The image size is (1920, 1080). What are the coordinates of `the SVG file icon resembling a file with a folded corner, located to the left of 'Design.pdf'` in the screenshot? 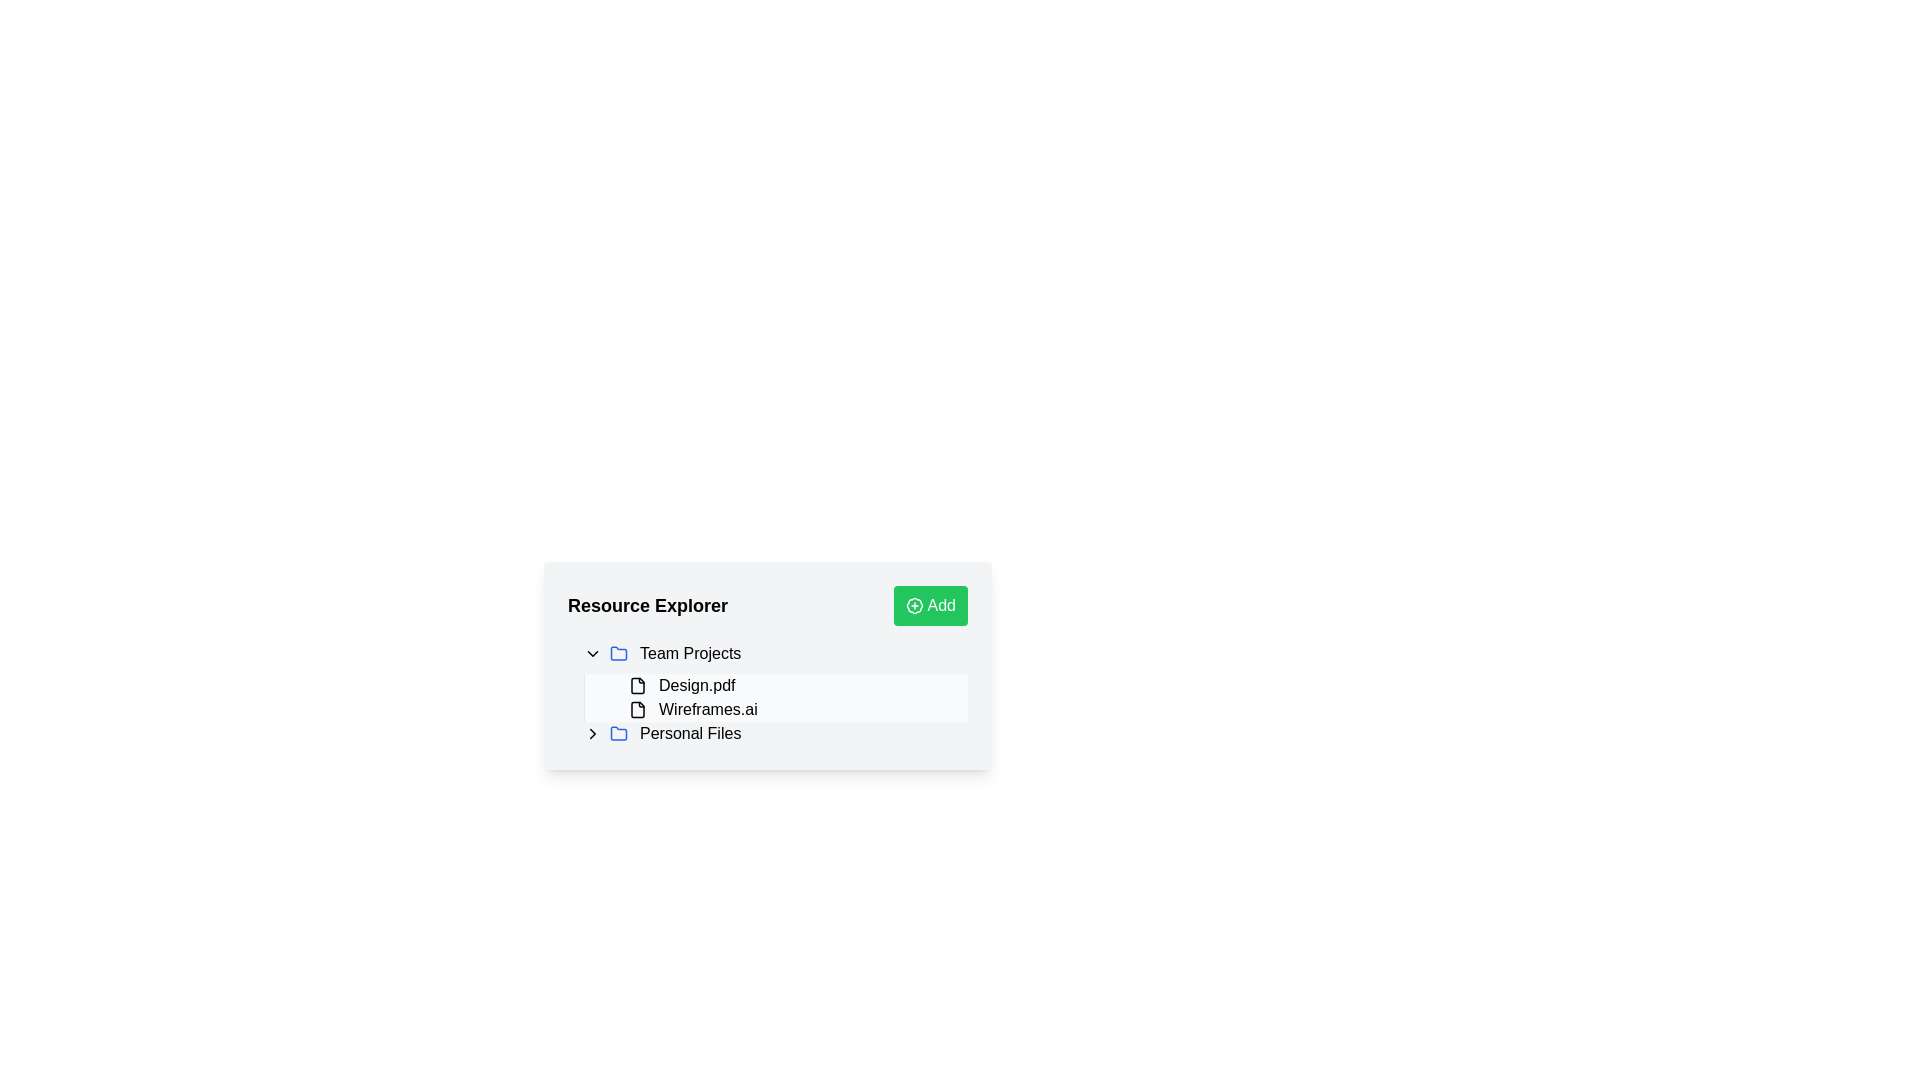 It's located at (637, 685).